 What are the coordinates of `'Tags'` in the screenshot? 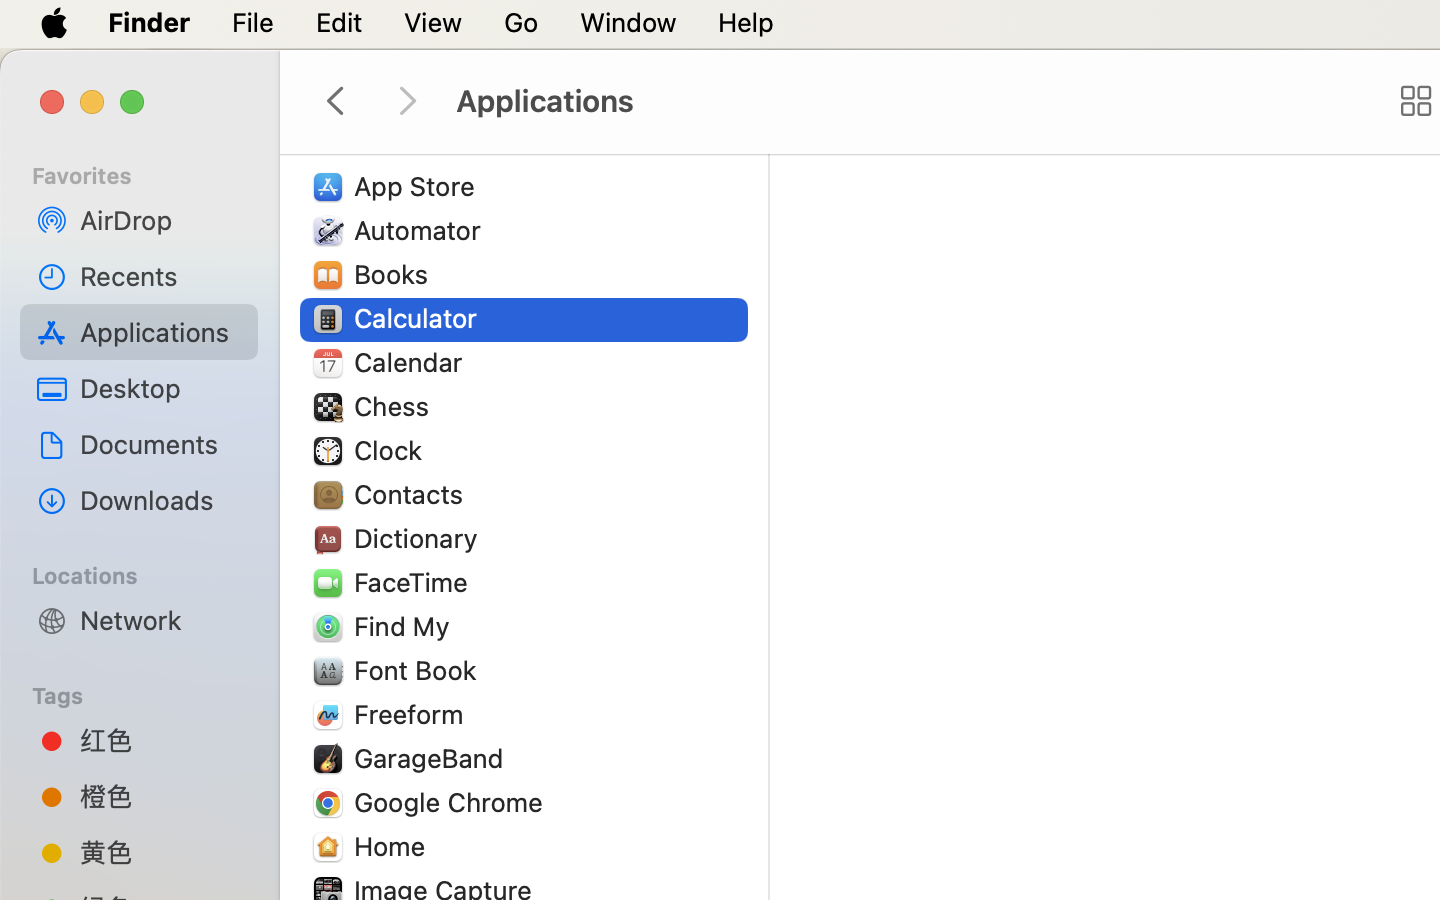 It's located at (150, 692).